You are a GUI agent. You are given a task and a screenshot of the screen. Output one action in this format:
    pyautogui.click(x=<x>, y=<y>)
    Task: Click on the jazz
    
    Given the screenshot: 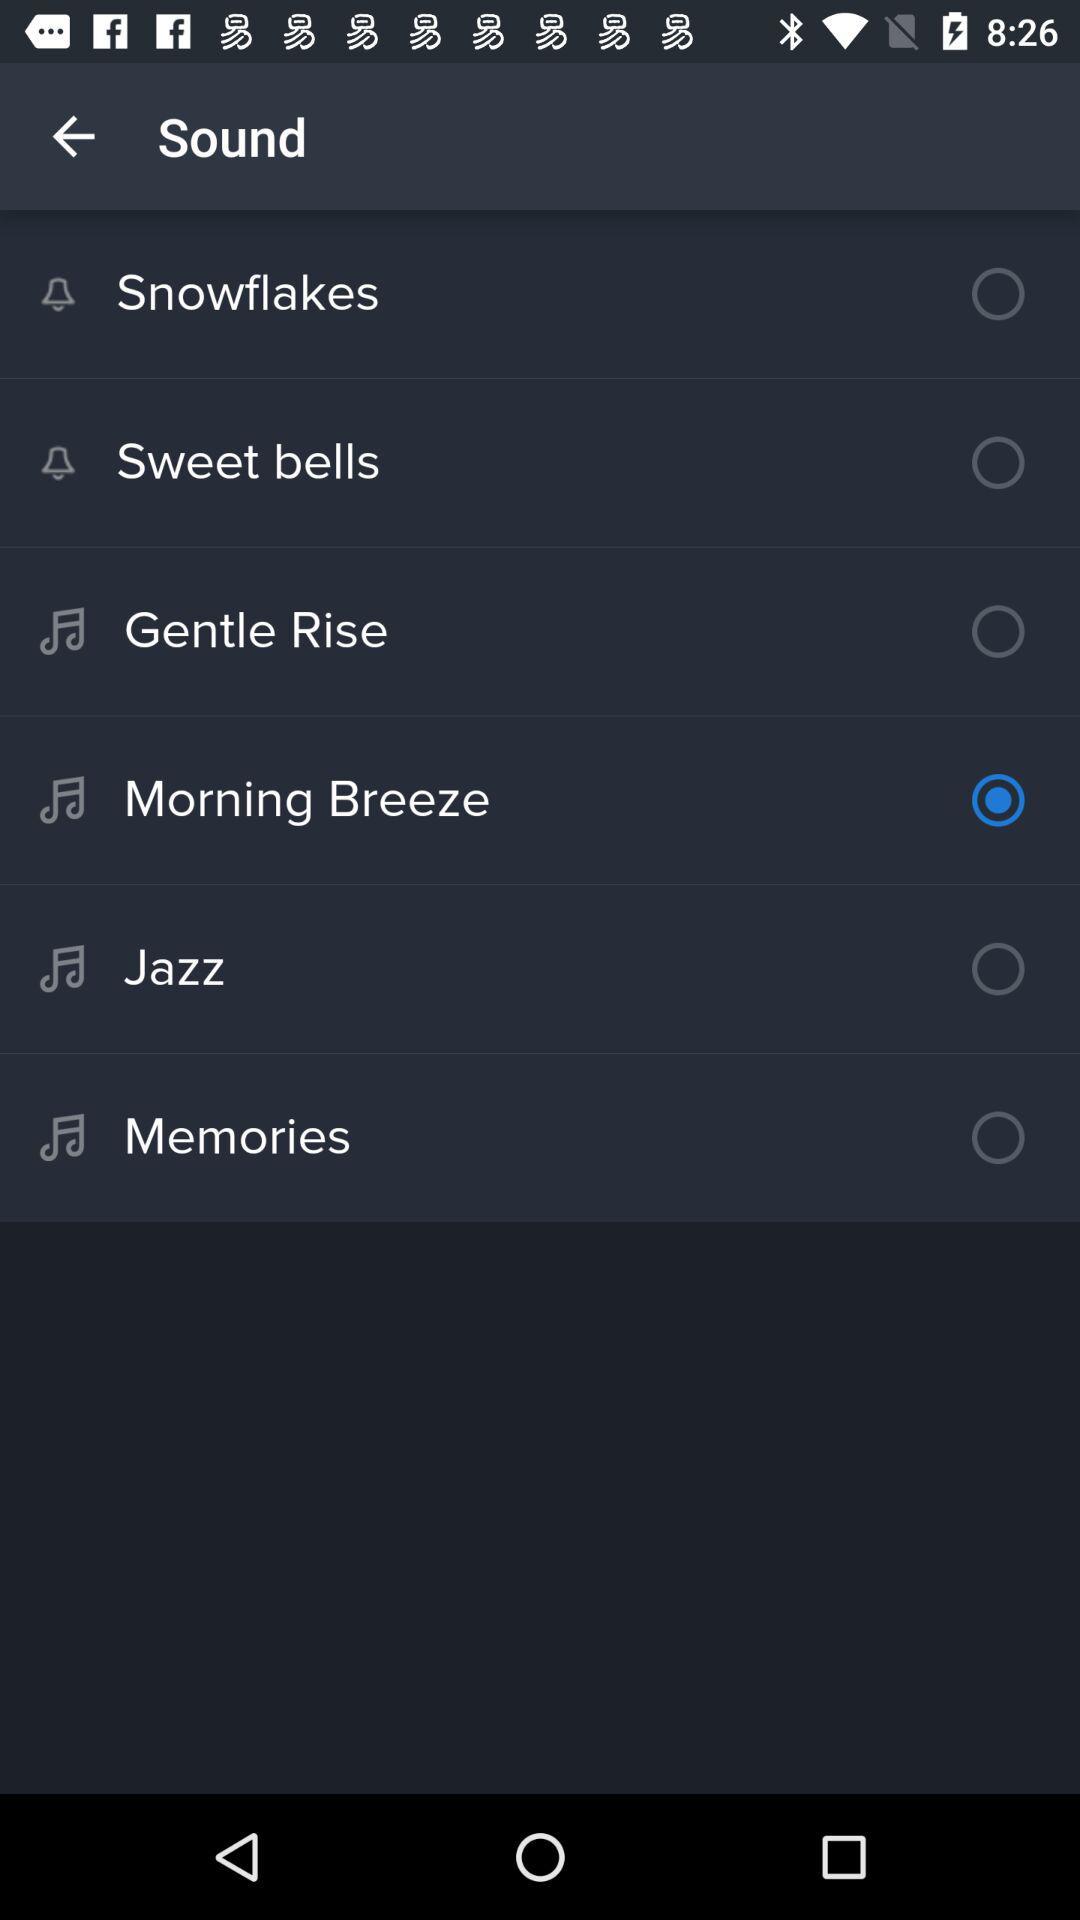 What is the action you would take?
    pyautogui.click(x=540, y=969)
    